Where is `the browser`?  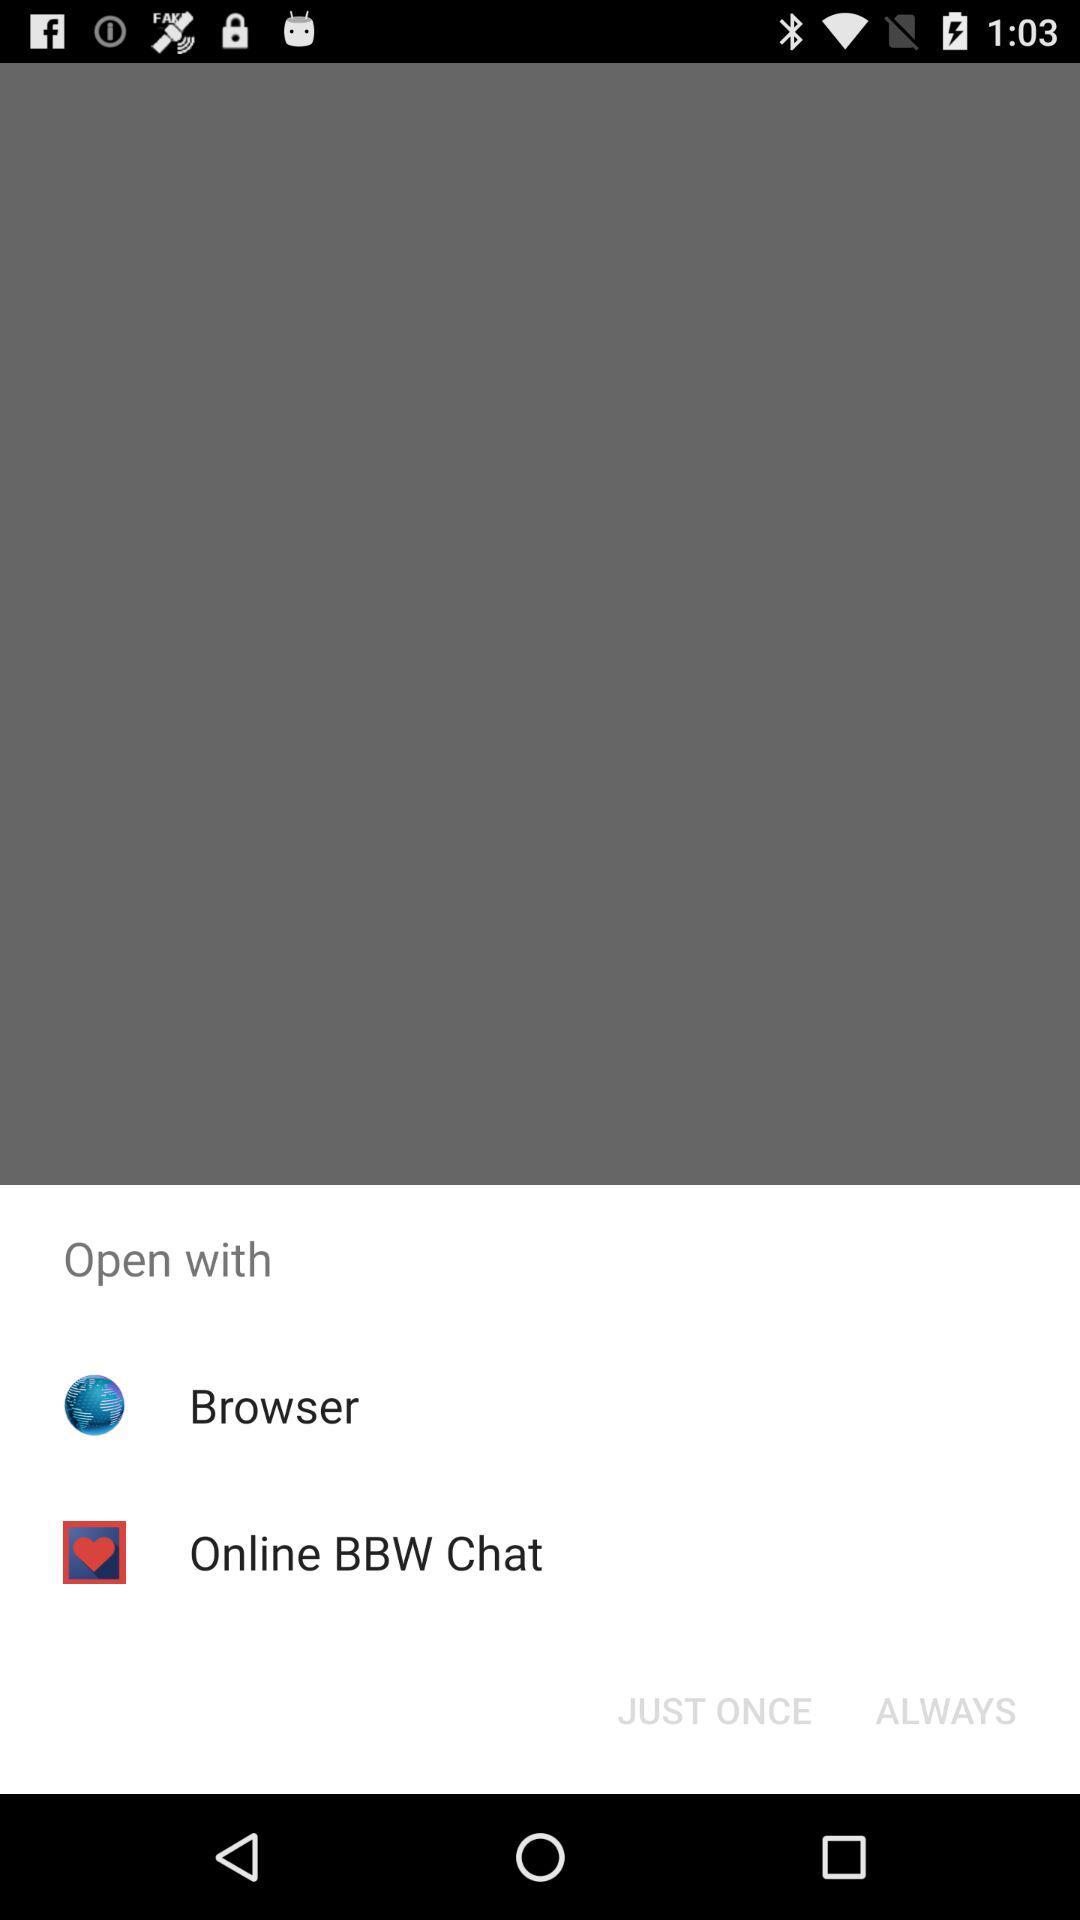 the browser is located at coordinates (274, 1404).